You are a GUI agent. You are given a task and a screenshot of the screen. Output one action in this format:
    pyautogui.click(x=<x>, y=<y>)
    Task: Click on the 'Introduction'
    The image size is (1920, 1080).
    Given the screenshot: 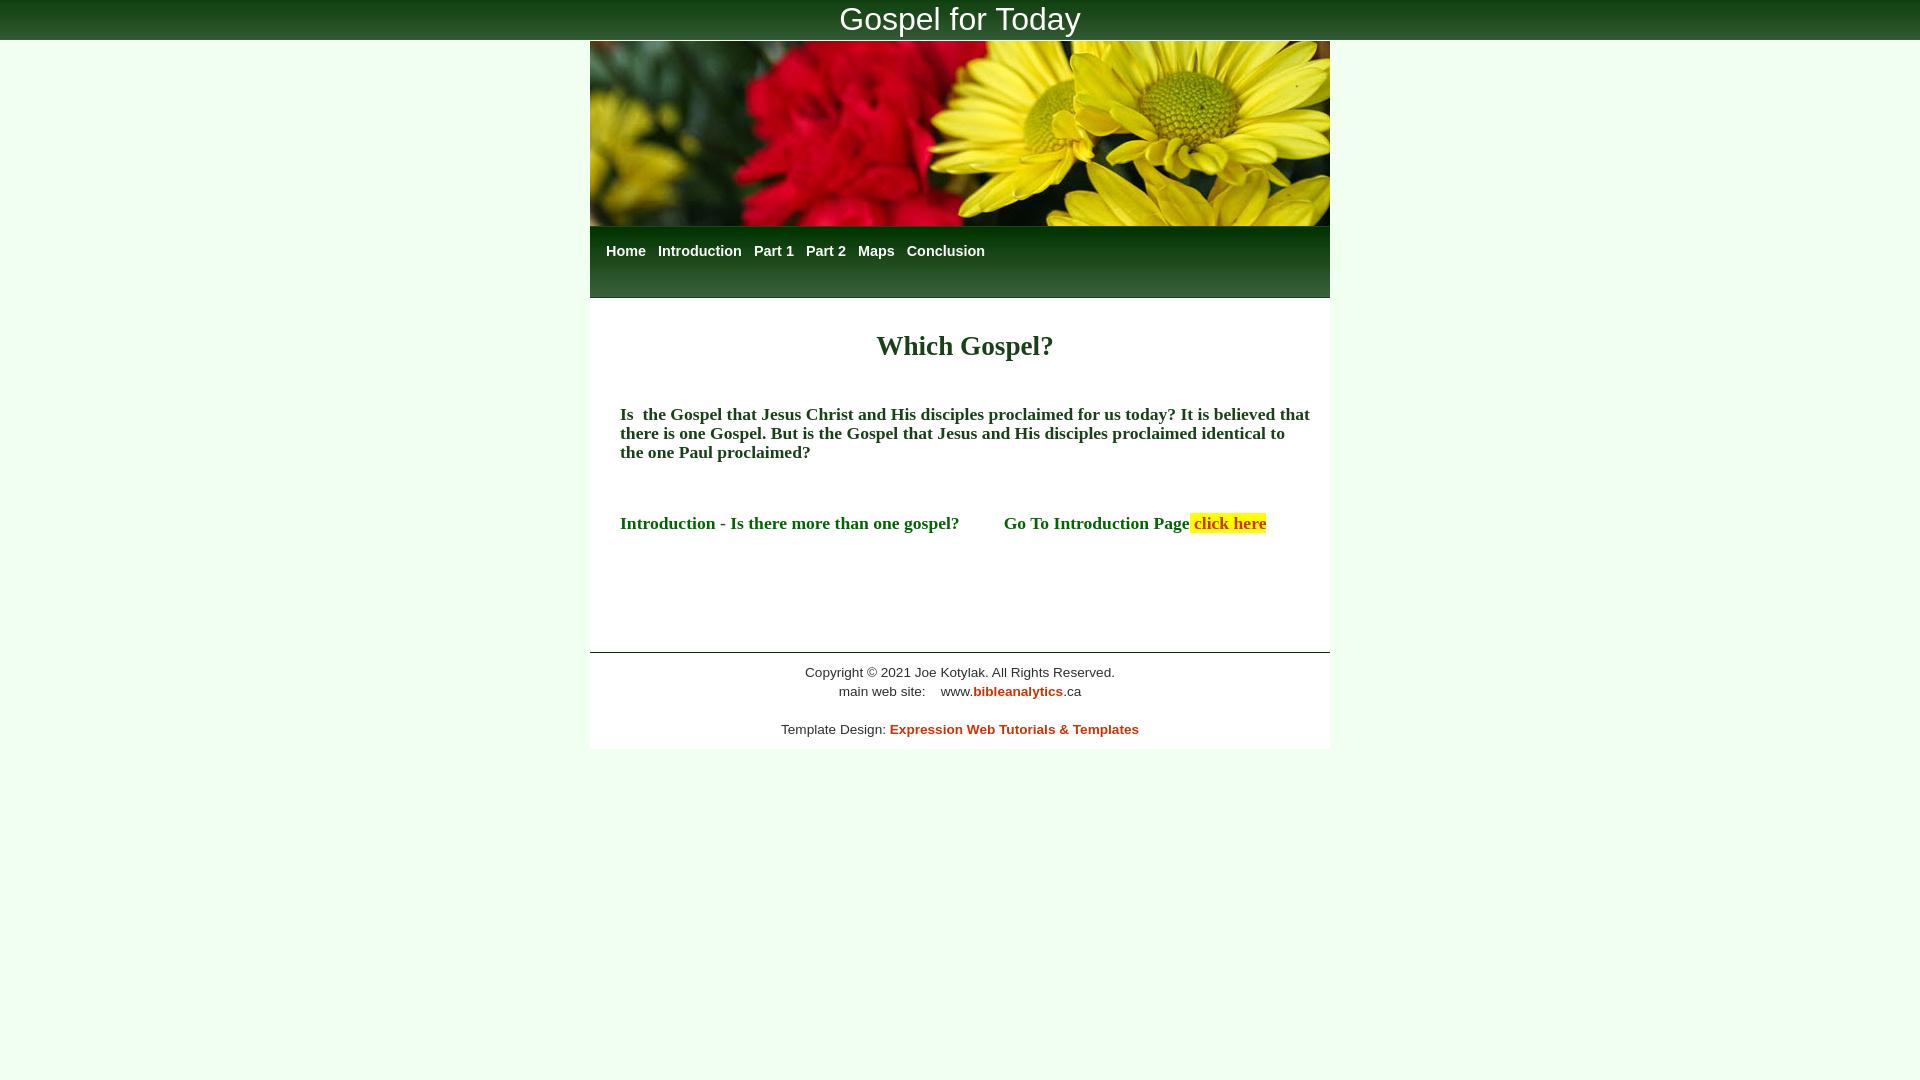 What is the action you would take?
    pyautogui.click(x=700, y=250)
    